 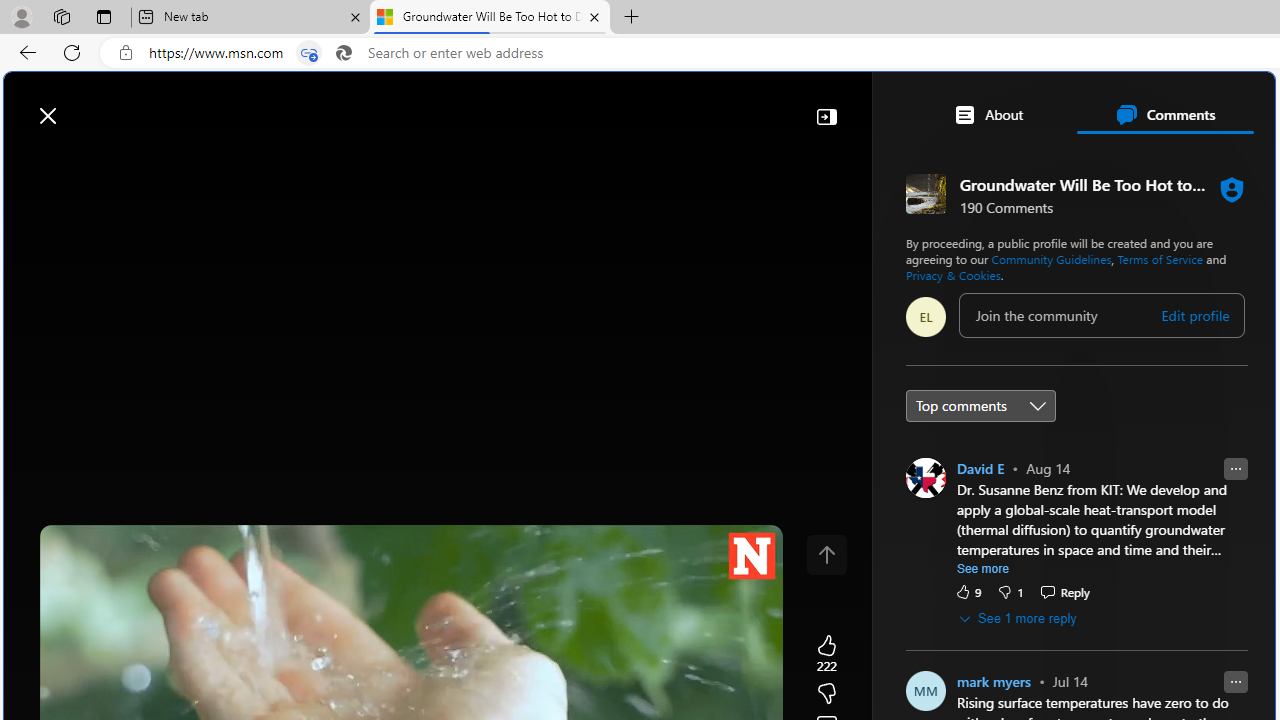 What do you see at coordinates (86, 105) in the screenshot?
I see `'Skip to content'` at bounding box center [86, 105].